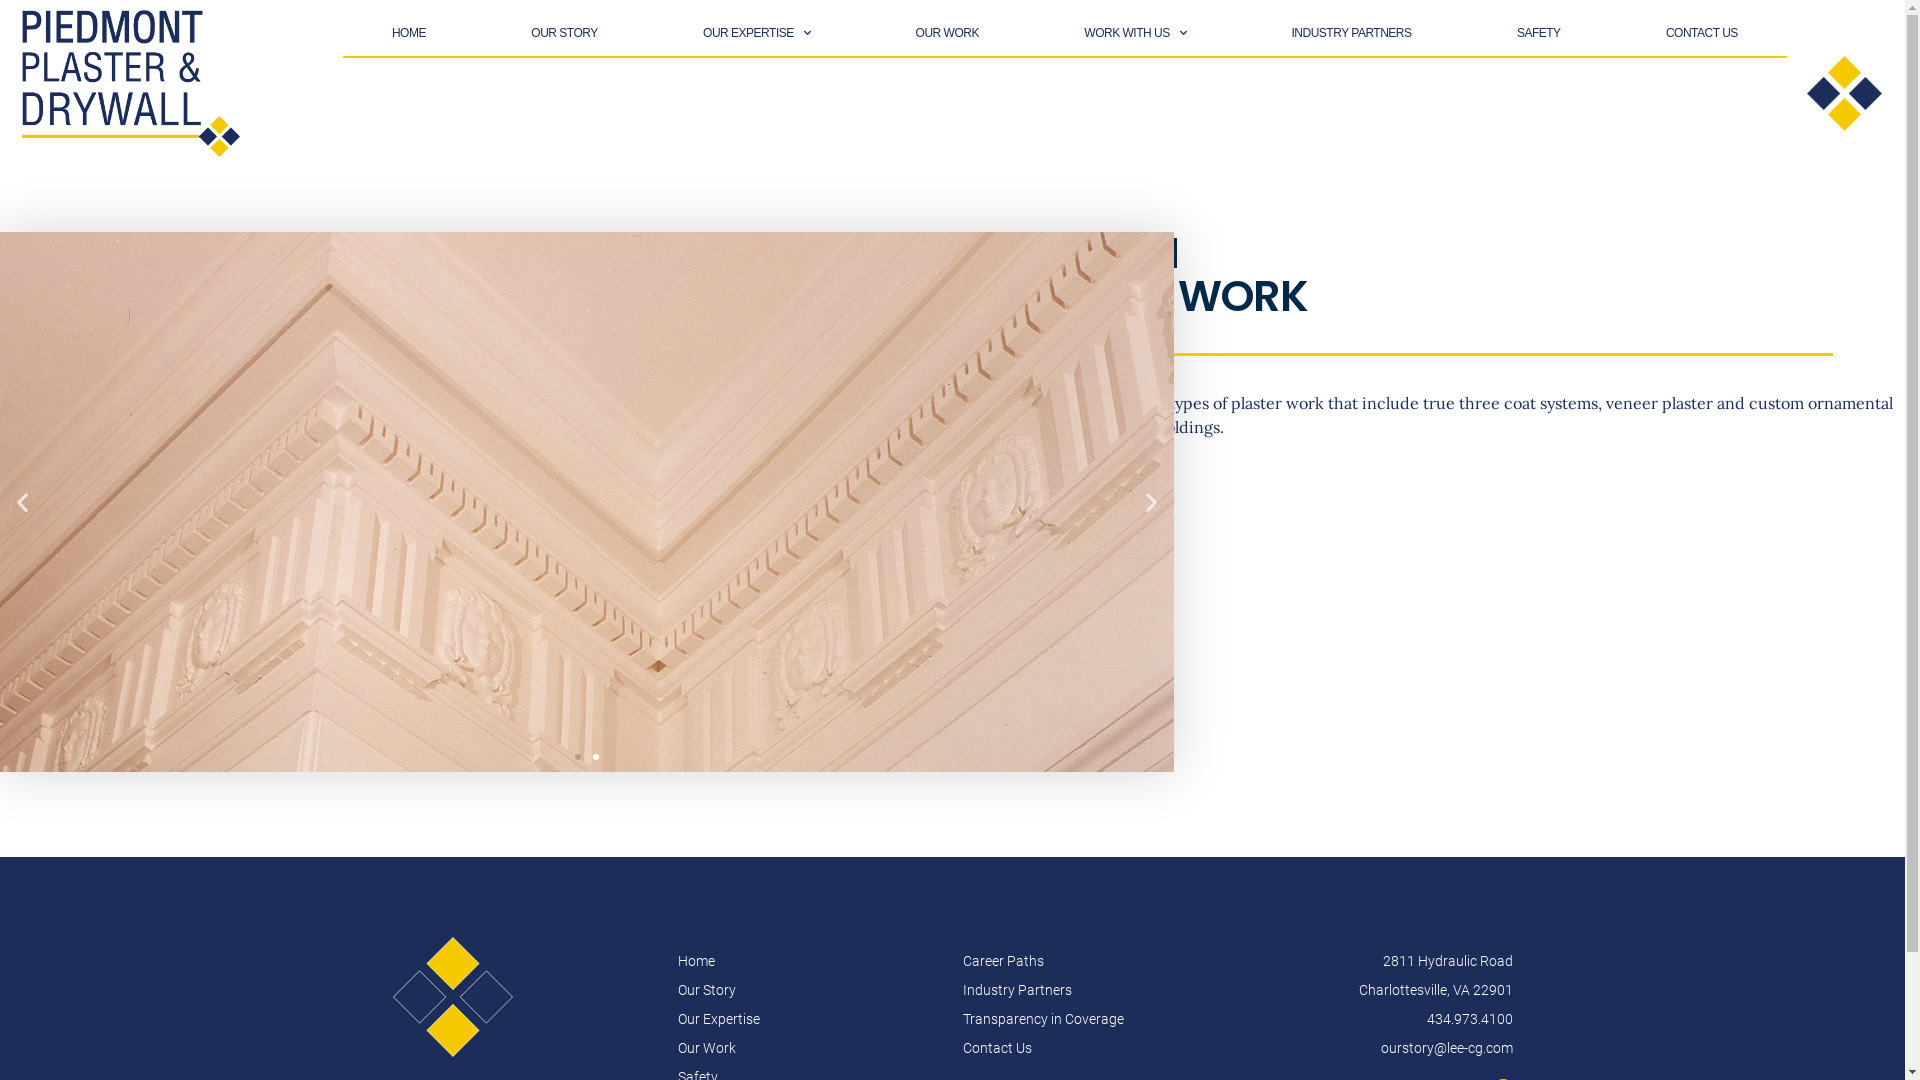 The height and width of the screenshot is (1080, 1920). Describe the element at coordinates (1093, 1019) in the screenshot. I see `'Transparency in Coverage'` at that location.